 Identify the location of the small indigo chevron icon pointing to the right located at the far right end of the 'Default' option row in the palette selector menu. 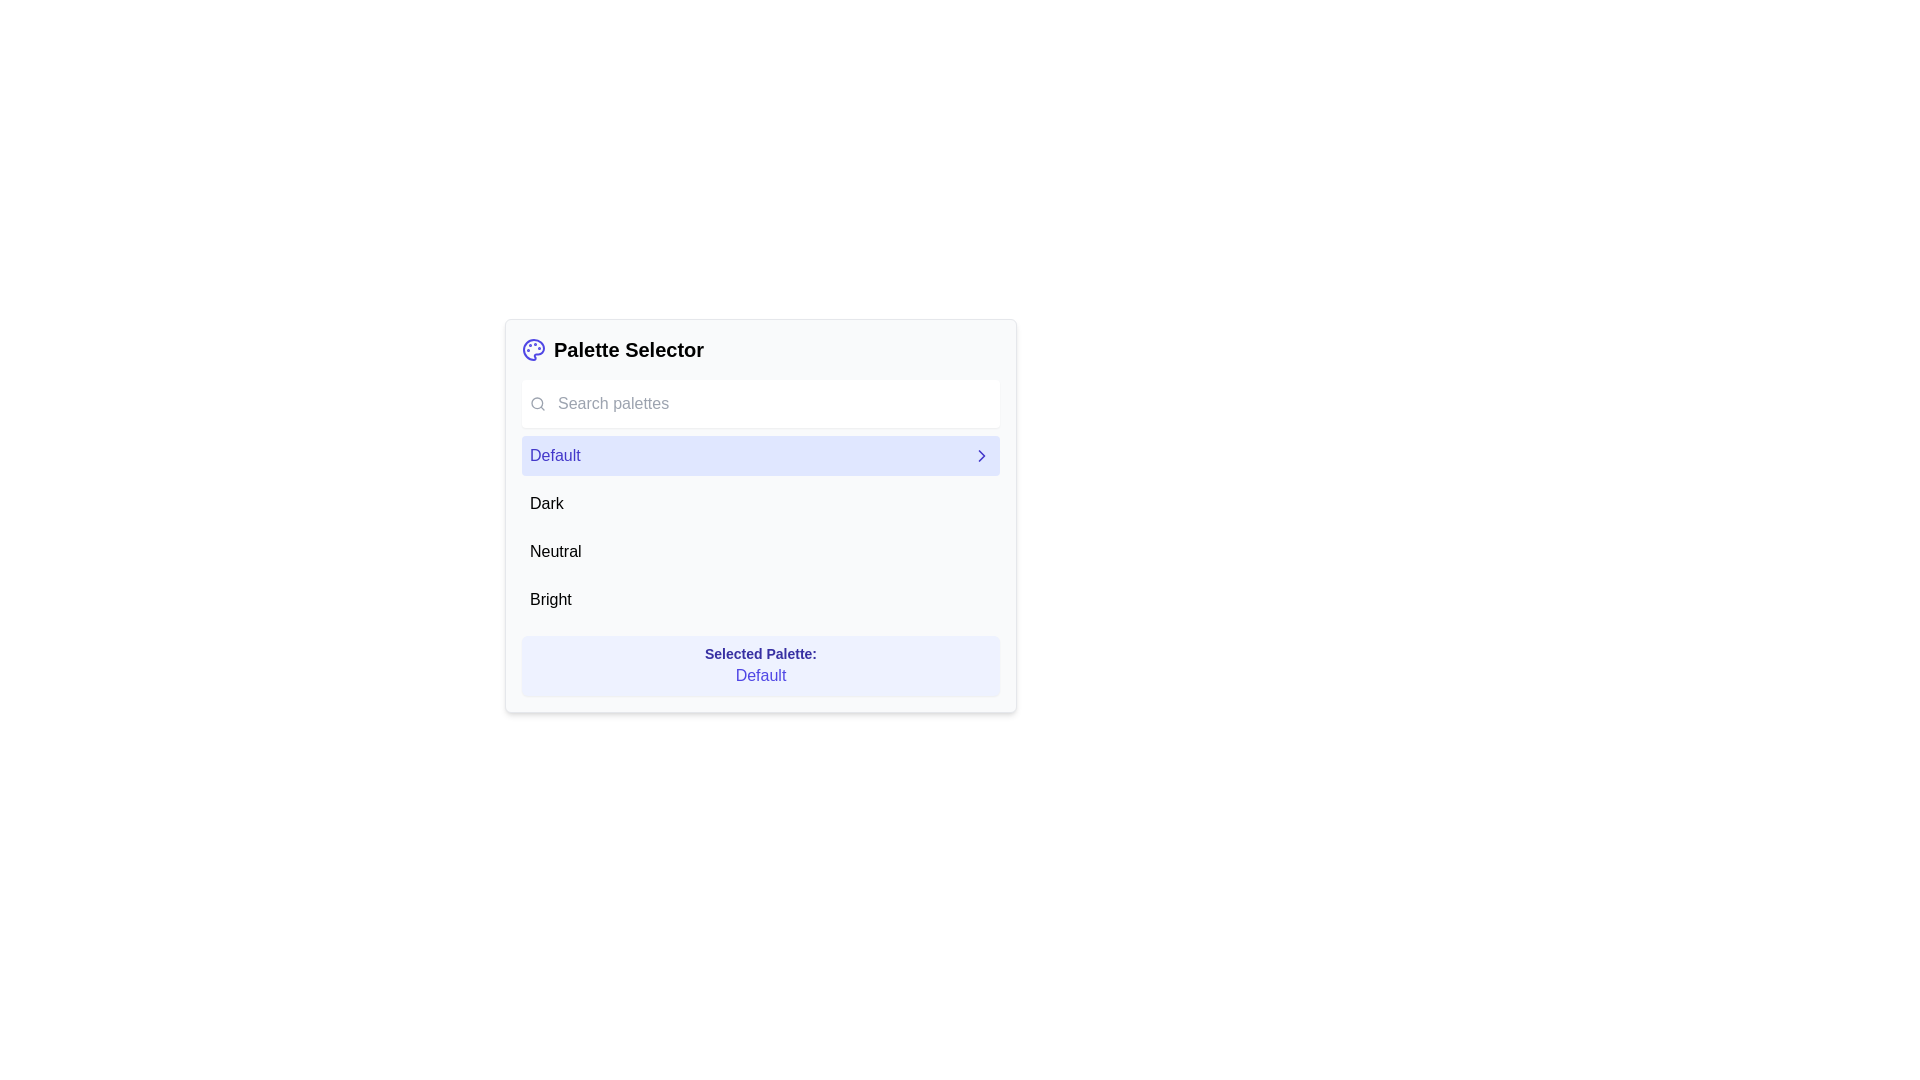
(982, 455).